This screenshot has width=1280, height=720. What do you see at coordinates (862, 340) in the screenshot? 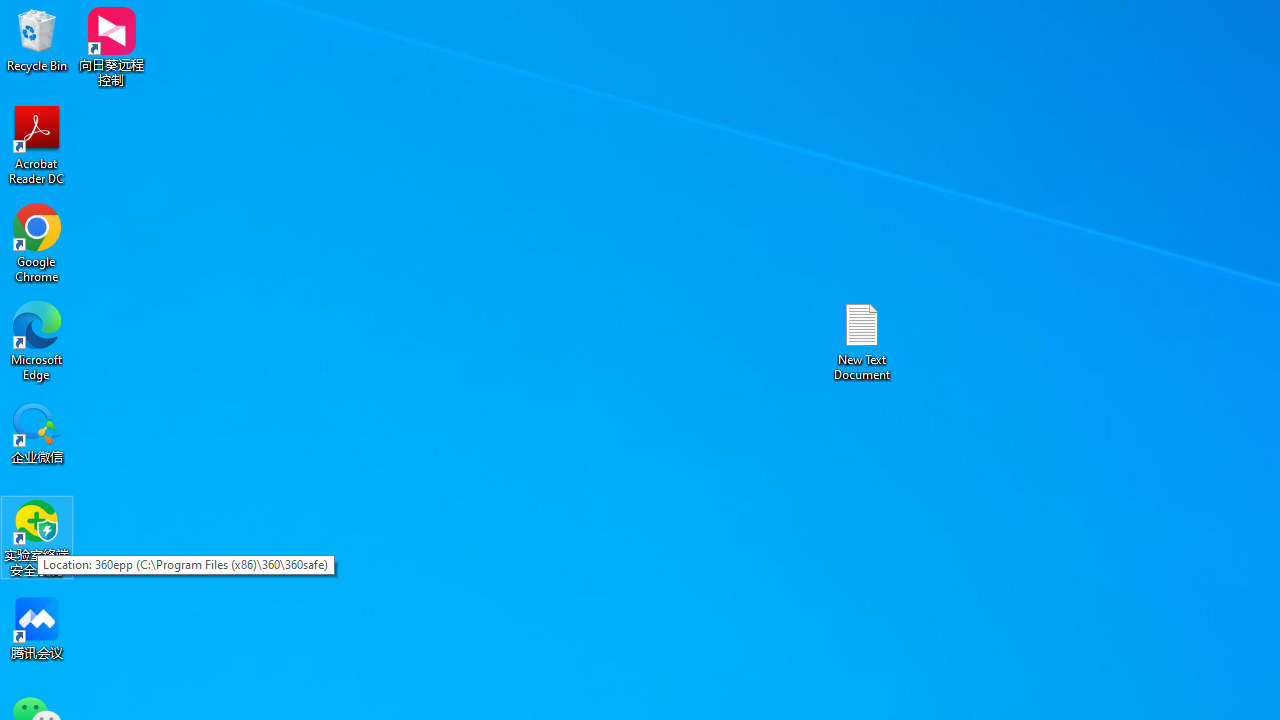
I see `'New Text Document'` at bounding box center [862, 340].